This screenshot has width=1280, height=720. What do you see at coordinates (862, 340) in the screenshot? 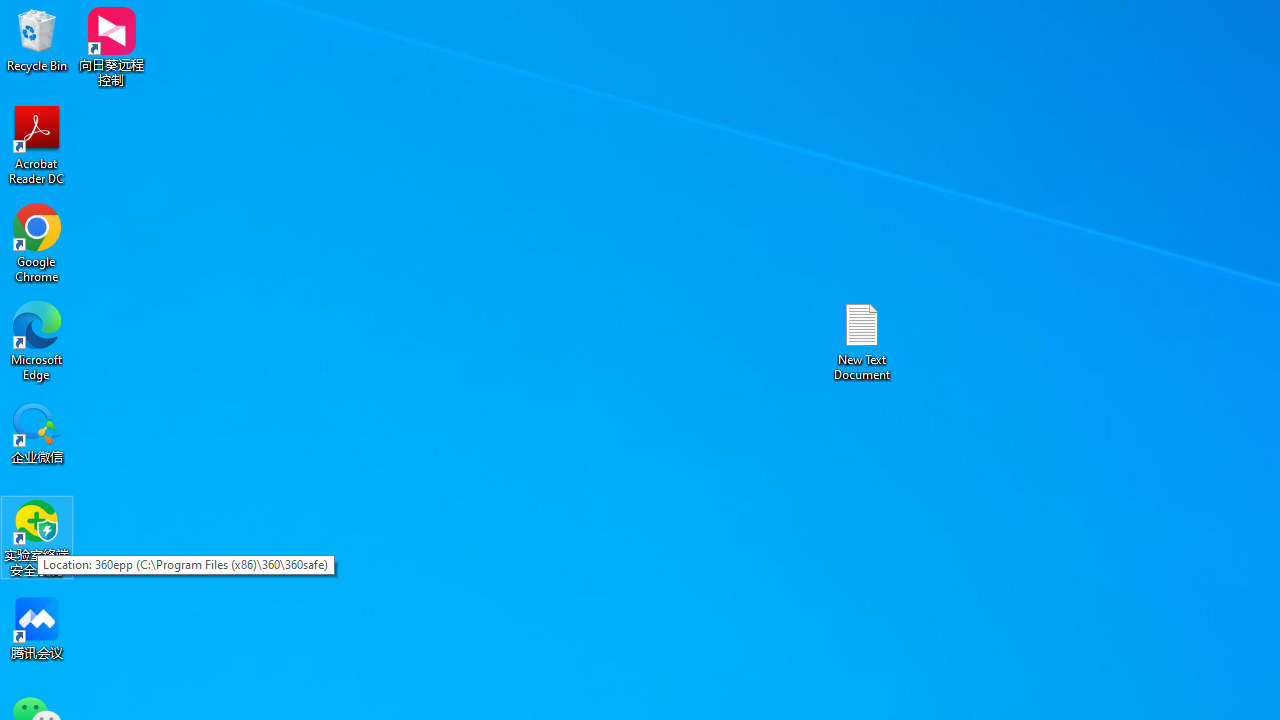
I see `'New Text Document'` at bounding box center [862, 340].